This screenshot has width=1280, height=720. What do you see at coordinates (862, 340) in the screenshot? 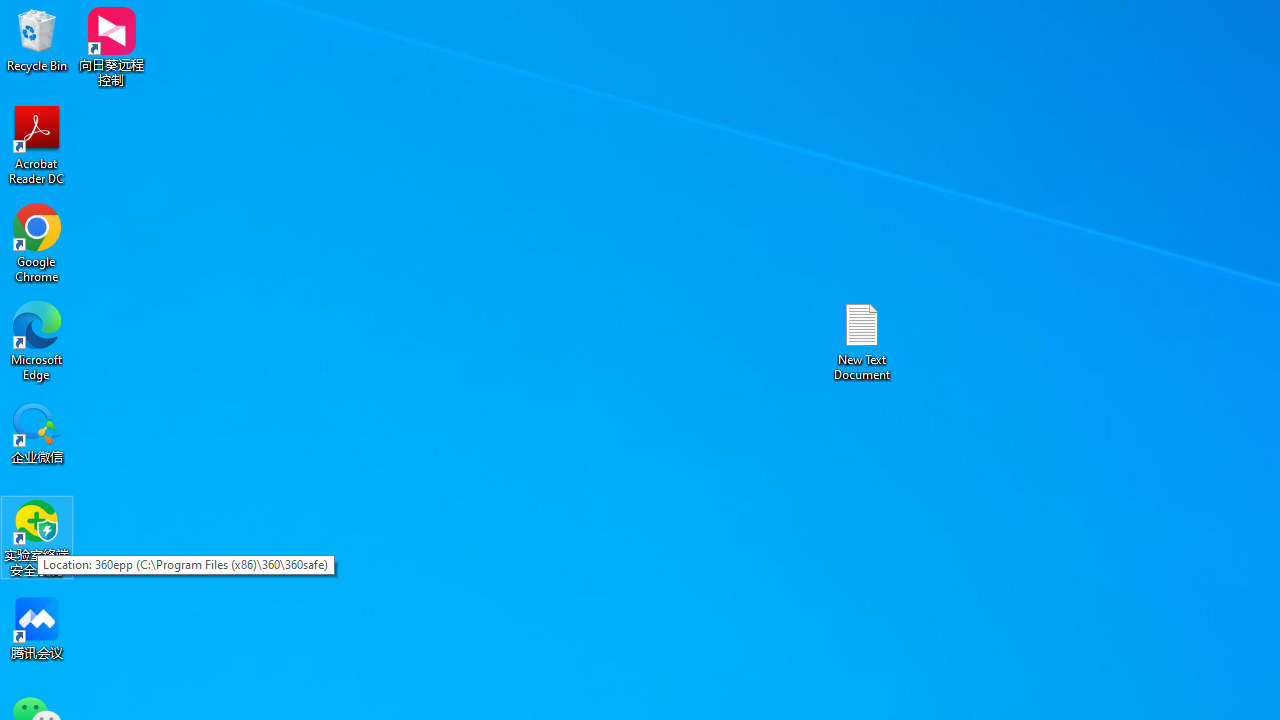
I see `'New Text Document'` at bounding box center [862, 340].